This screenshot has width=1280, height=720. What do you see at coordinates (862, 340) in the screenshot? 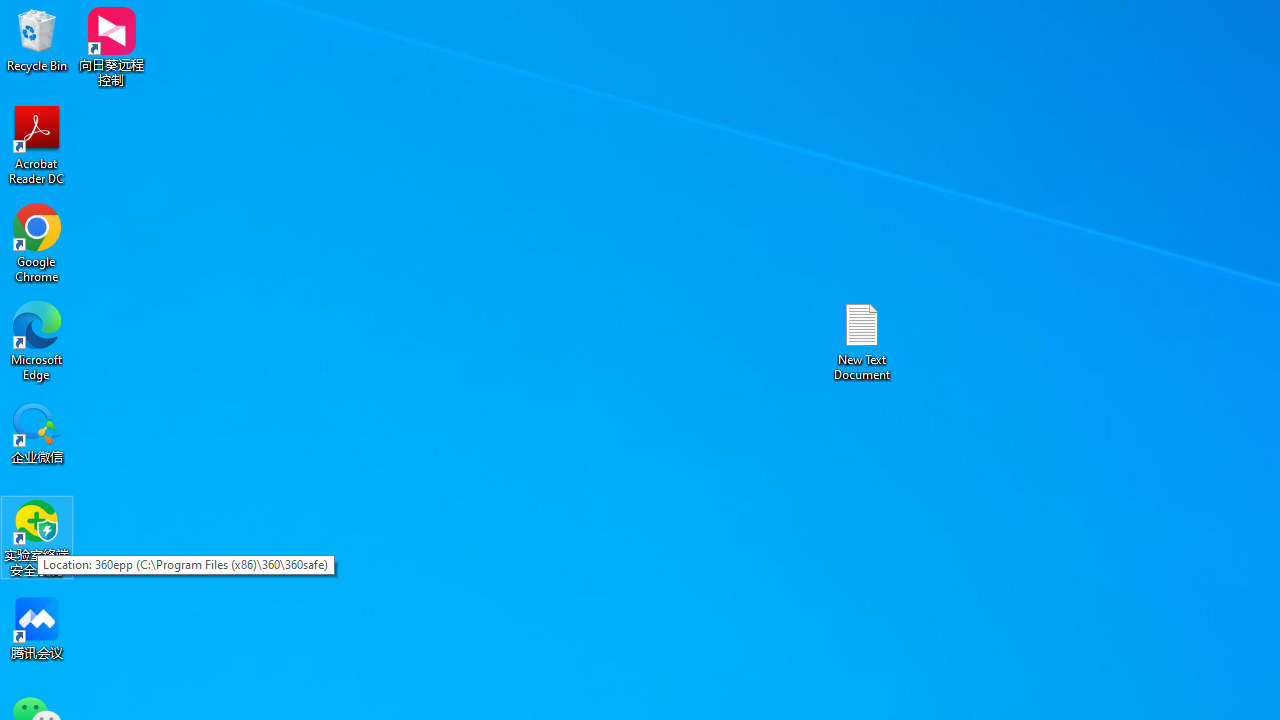
I see `'New Text Document'` at bounding box center [862, 340].